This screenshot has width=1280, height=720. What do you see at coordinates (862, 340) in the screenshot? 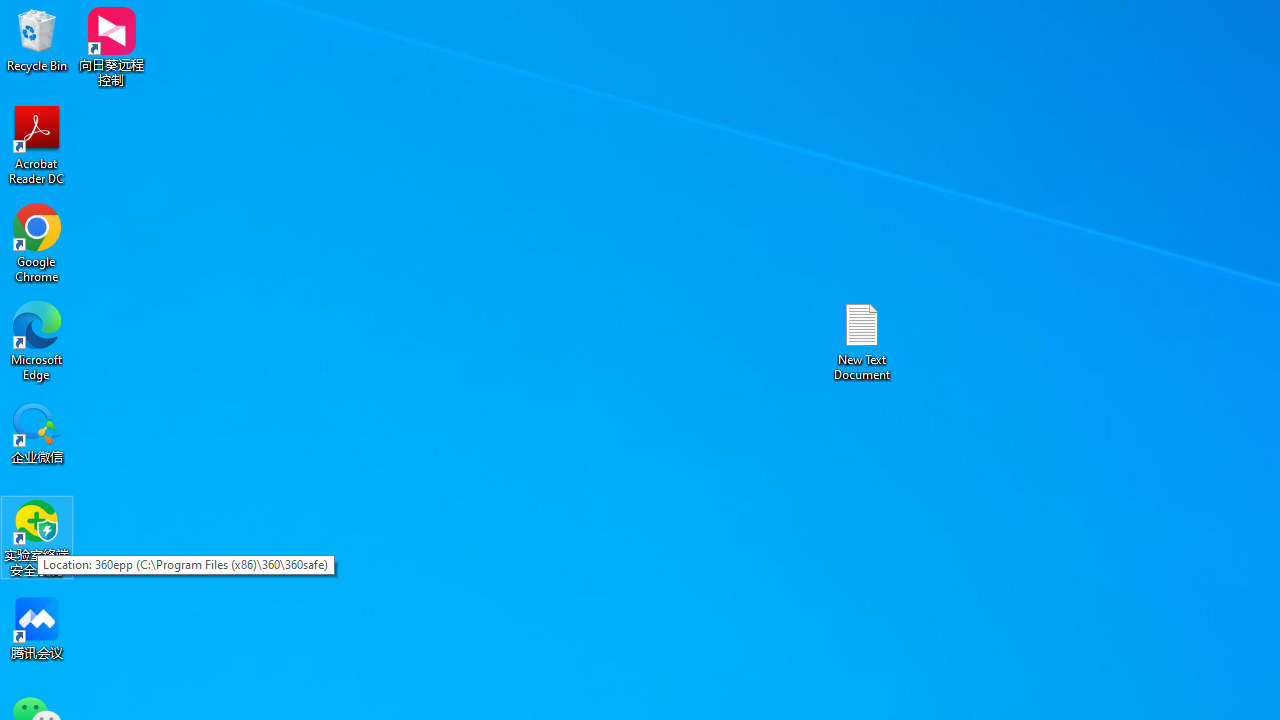
I see `'New Text Document'` at bounding box center [862, 340].